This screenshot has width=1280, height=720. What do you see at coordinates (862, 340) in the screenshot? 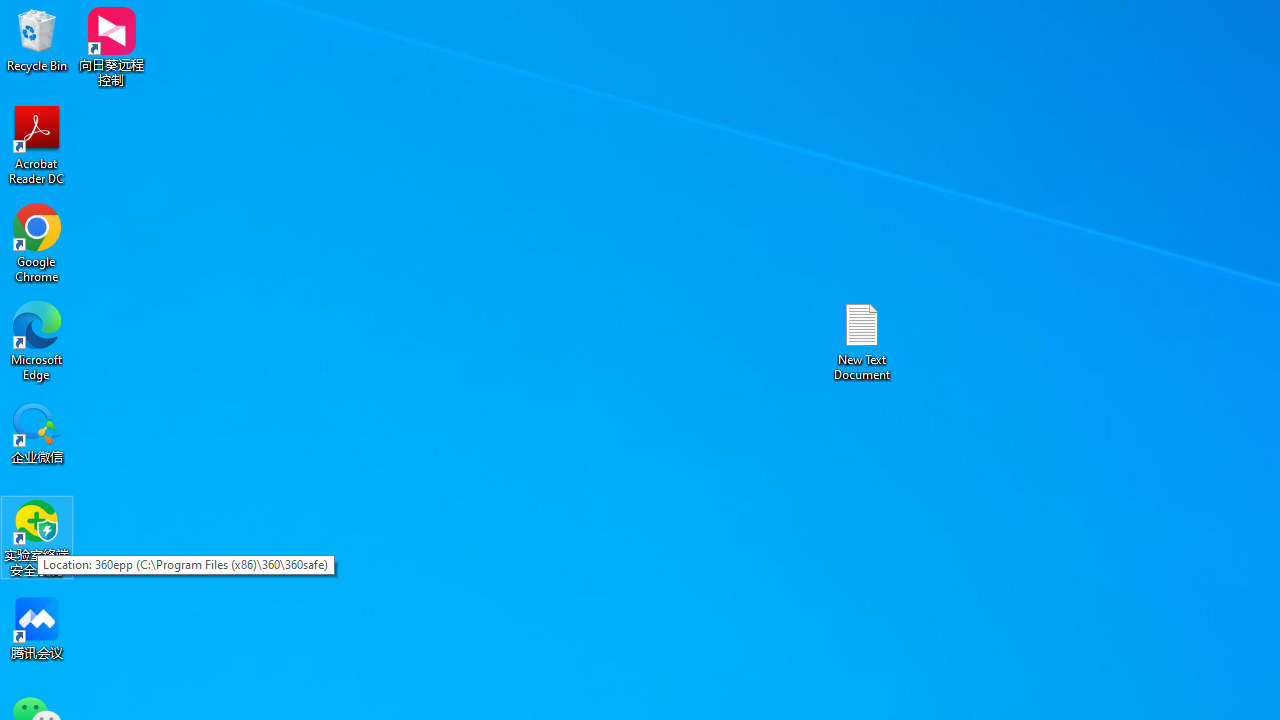
I see `'New Text Document'` at bounding box center [862, 340].